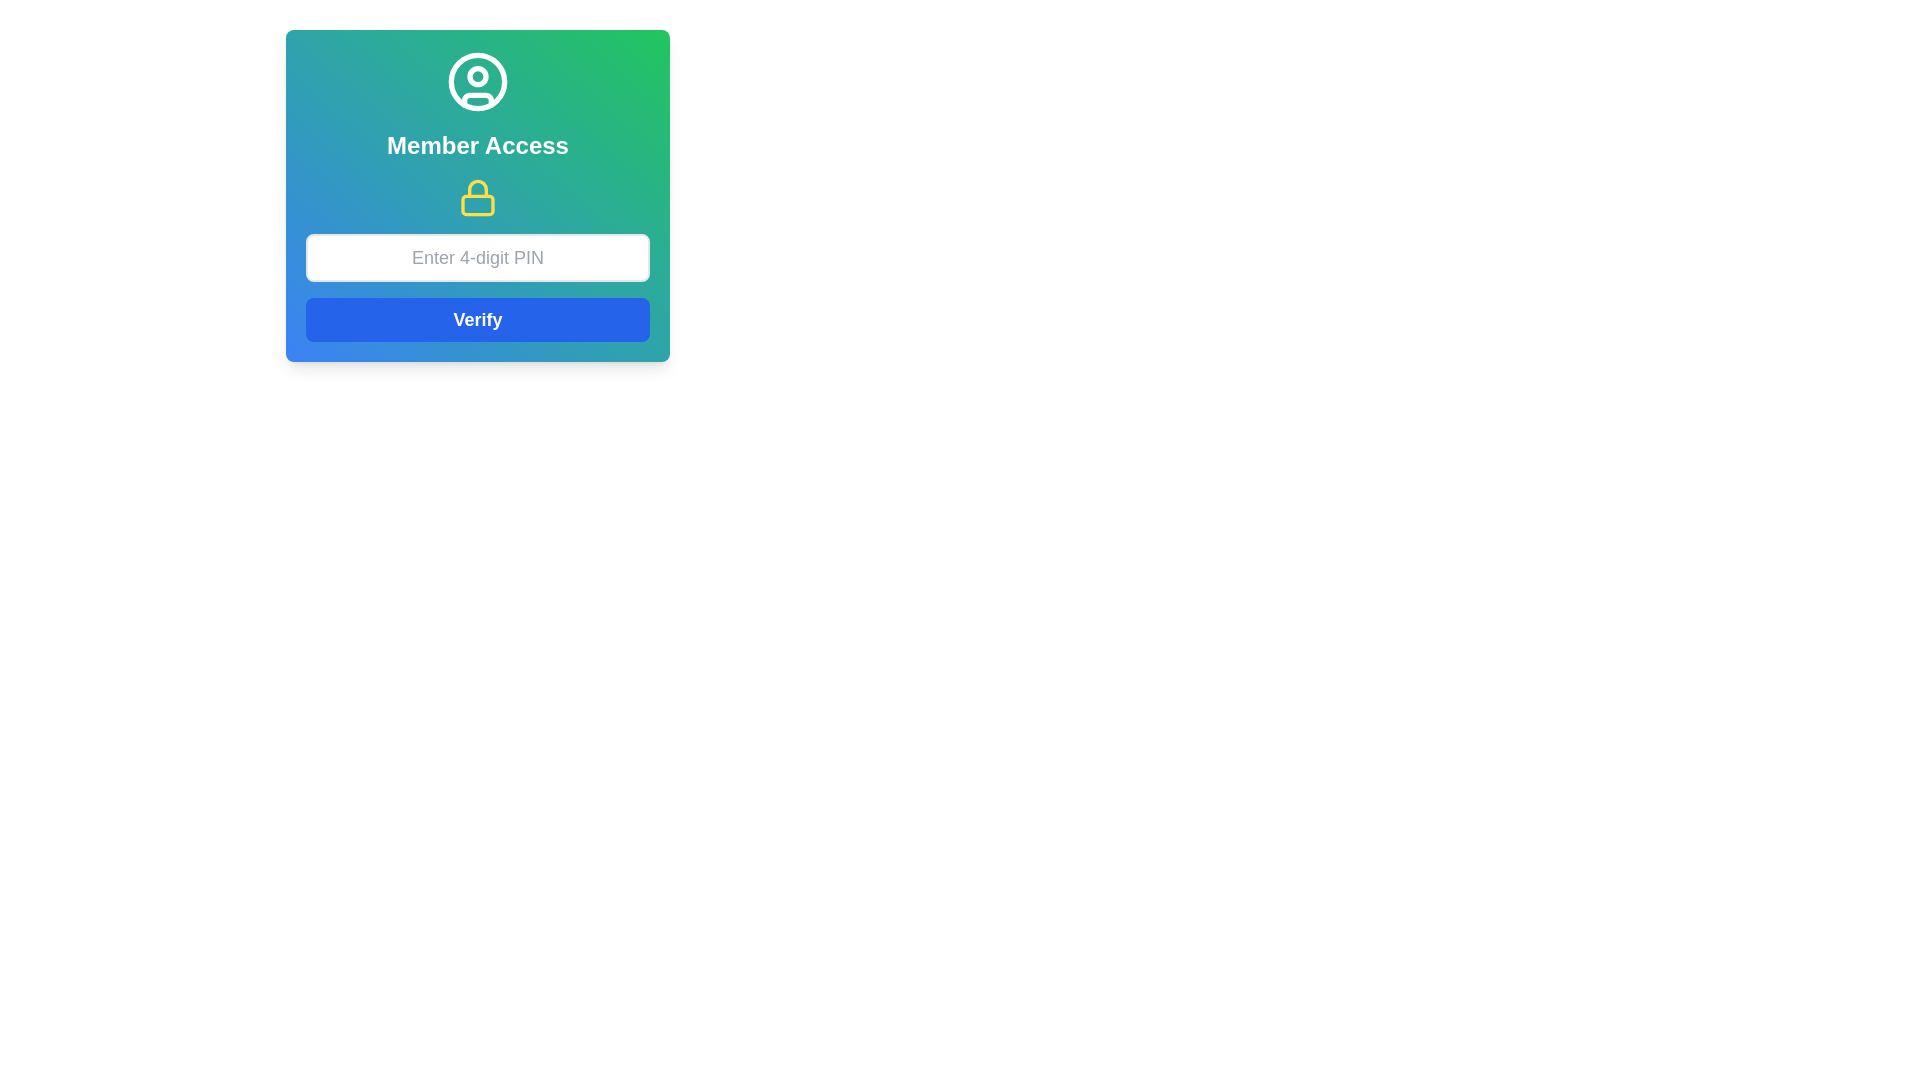 This screenshot has height=1080, width=1920. I want to click on the small circle representing the user profile icon, which is centered within the larger circular frame at the top center of the member access panel, so click(477, 75).